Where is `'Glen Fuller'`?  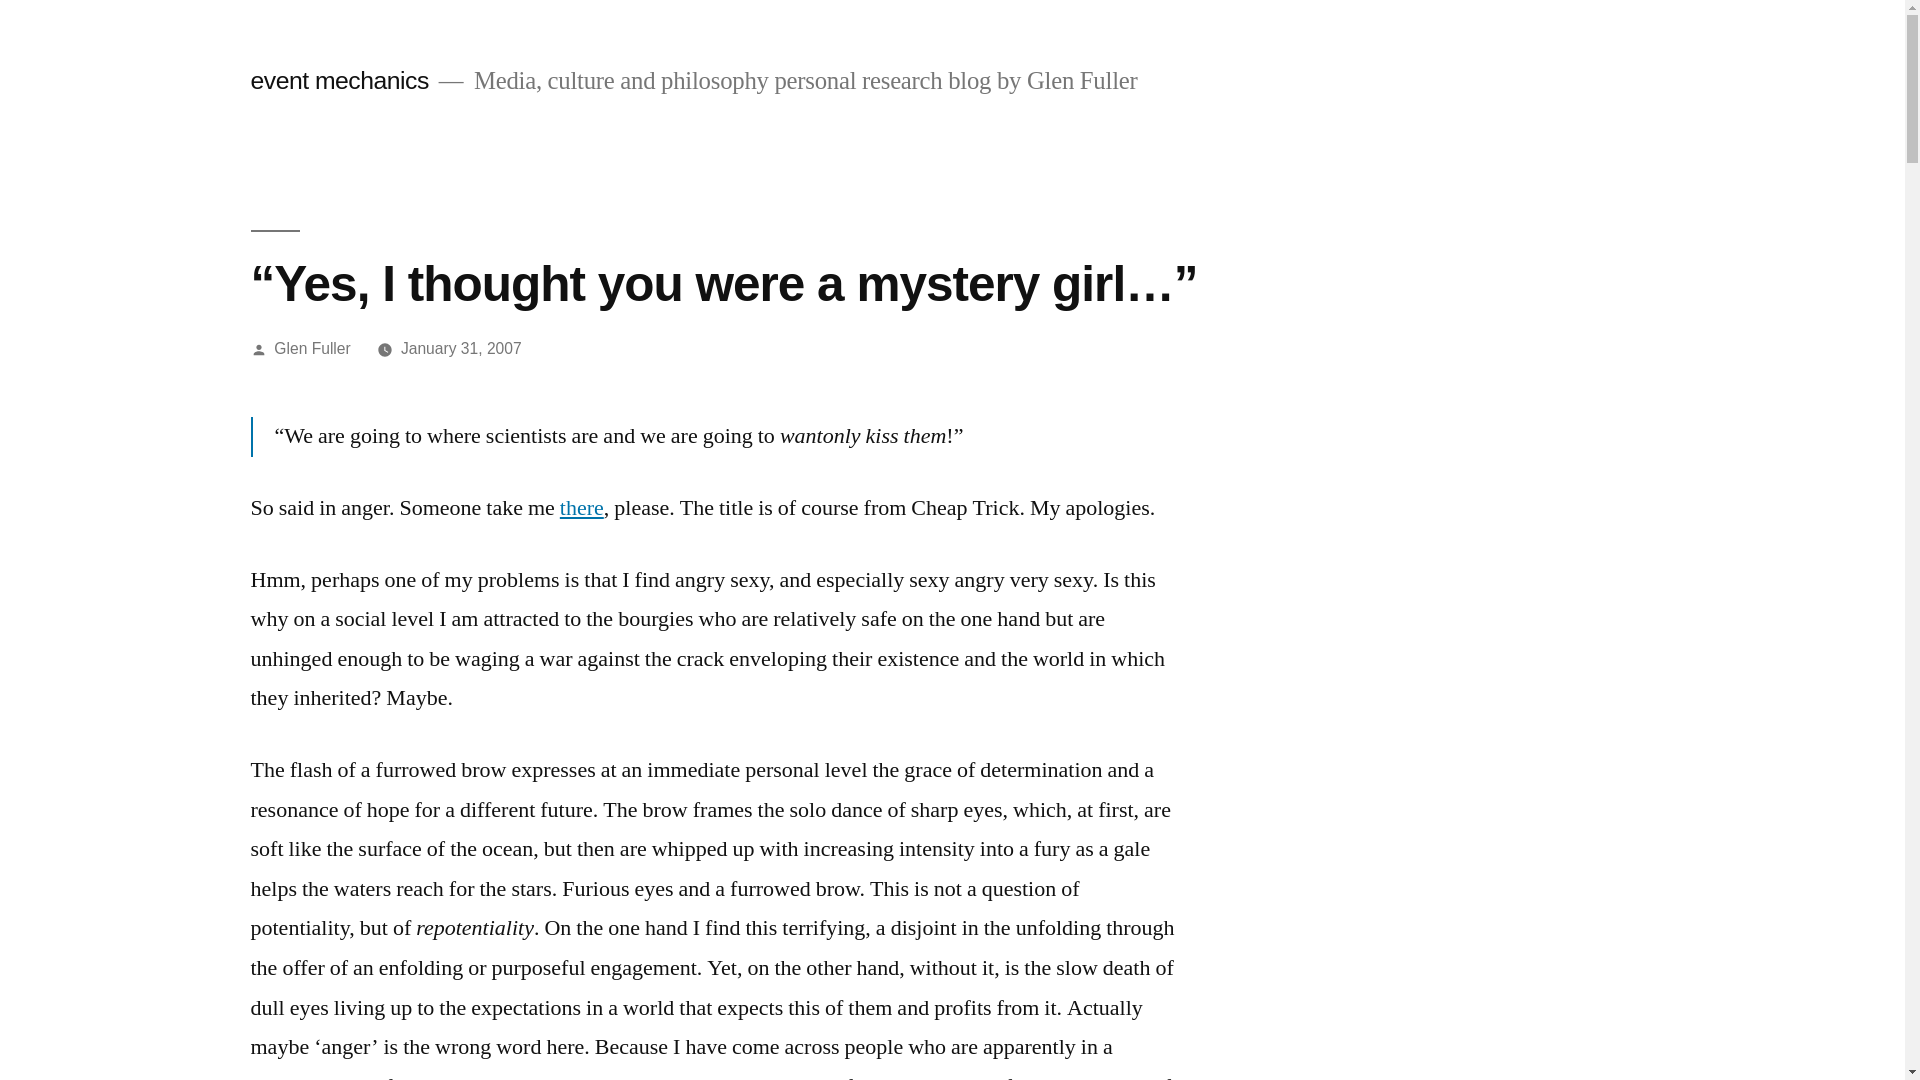 'Glen Fuller' is located at coordinates (311, 347).